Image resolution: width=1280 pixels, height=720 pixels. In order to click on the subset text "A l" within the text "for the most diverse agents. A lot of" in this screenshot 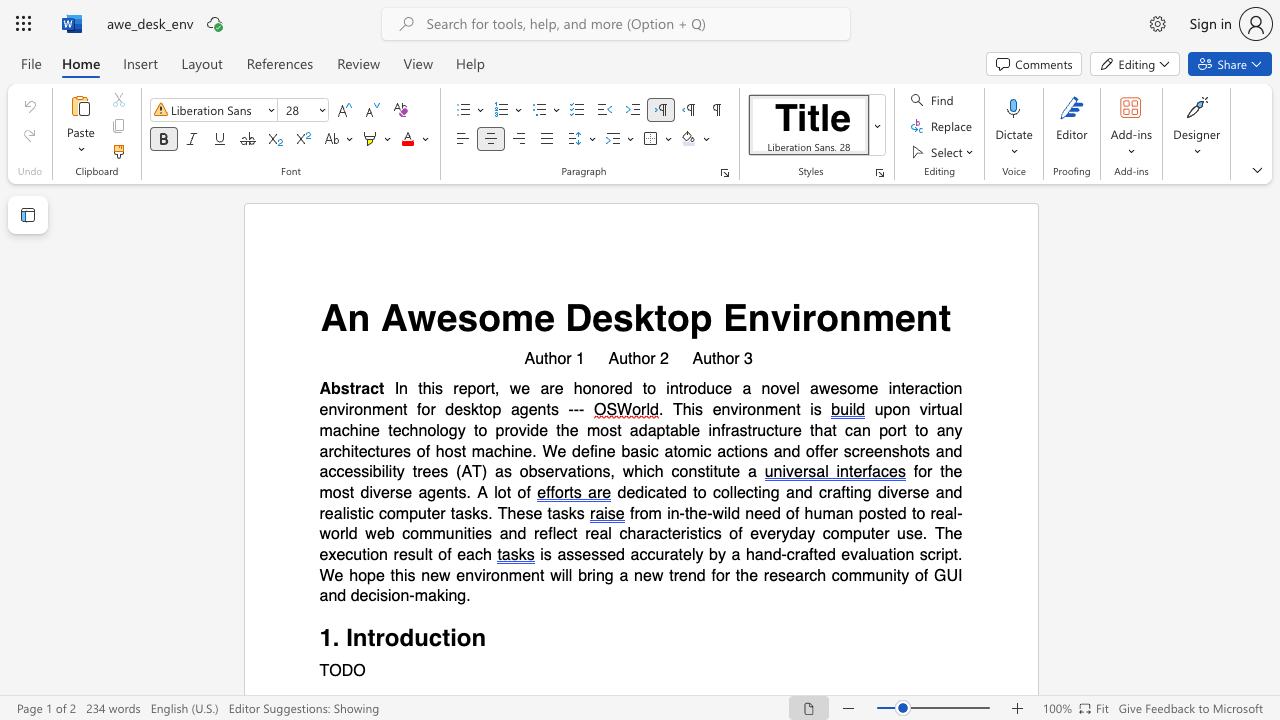, I will do `click(476, 492)`.